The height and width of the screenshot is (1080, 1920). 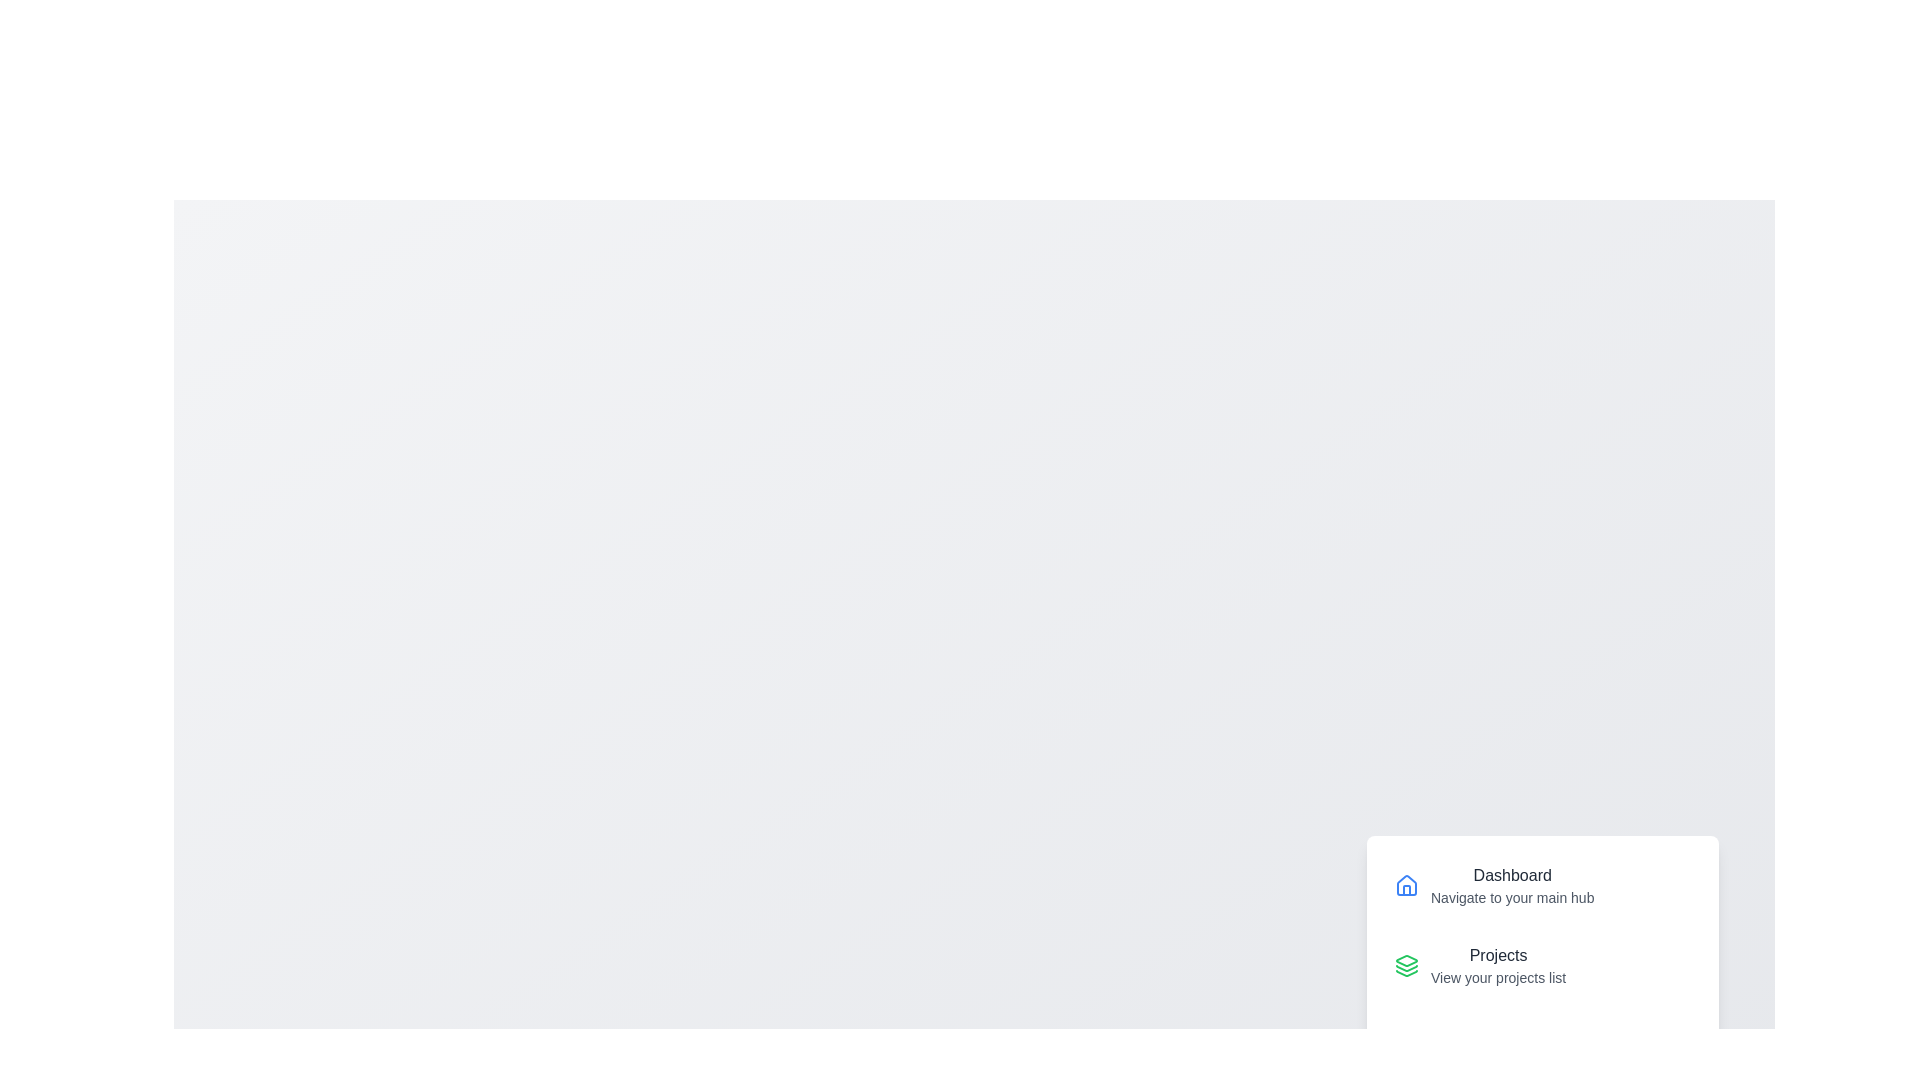 What do you see at coordinates (1541, 964) in the screenshot?
I see `the menu item labeled 'Projects' to reveal its details` at bounding box center [1541, 964].